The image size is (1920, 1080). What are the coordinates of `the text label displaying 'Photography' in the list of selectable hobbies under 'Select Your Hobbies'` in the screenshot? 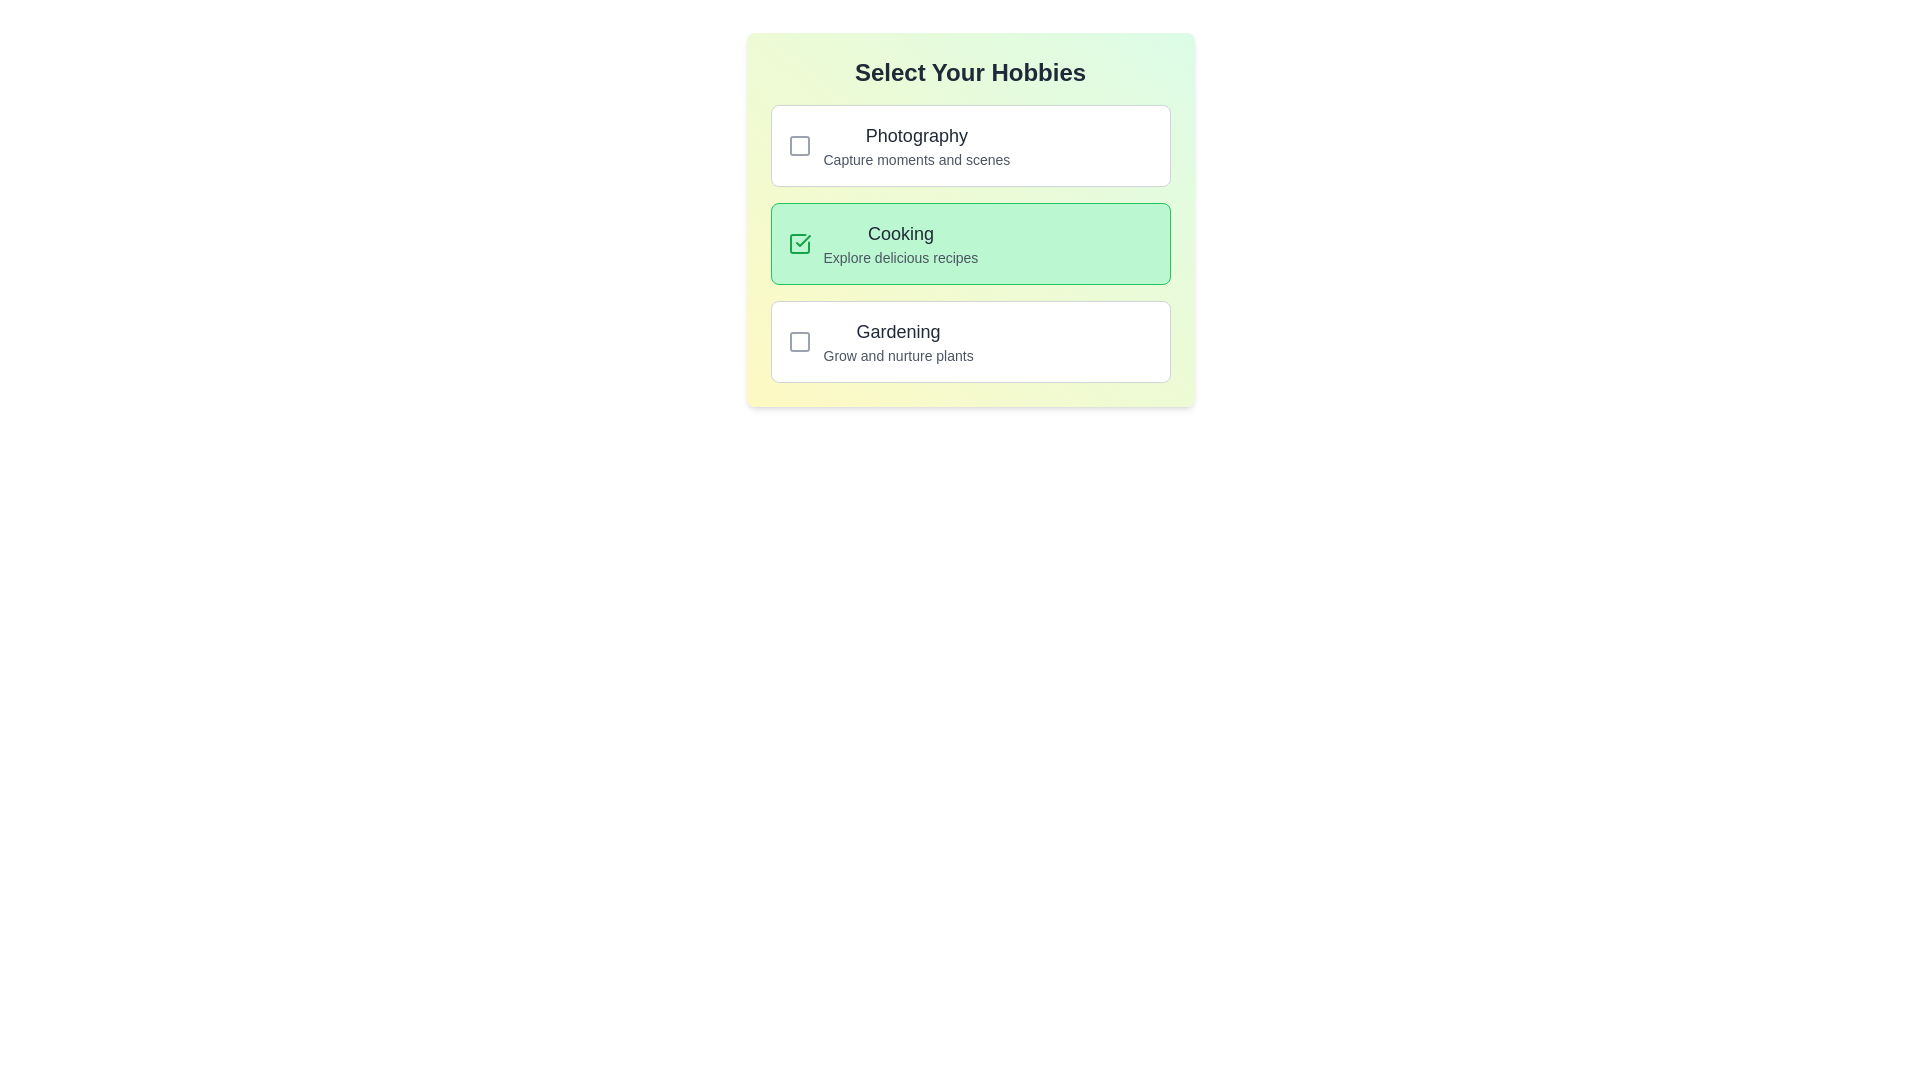 It's located at (915, 145).